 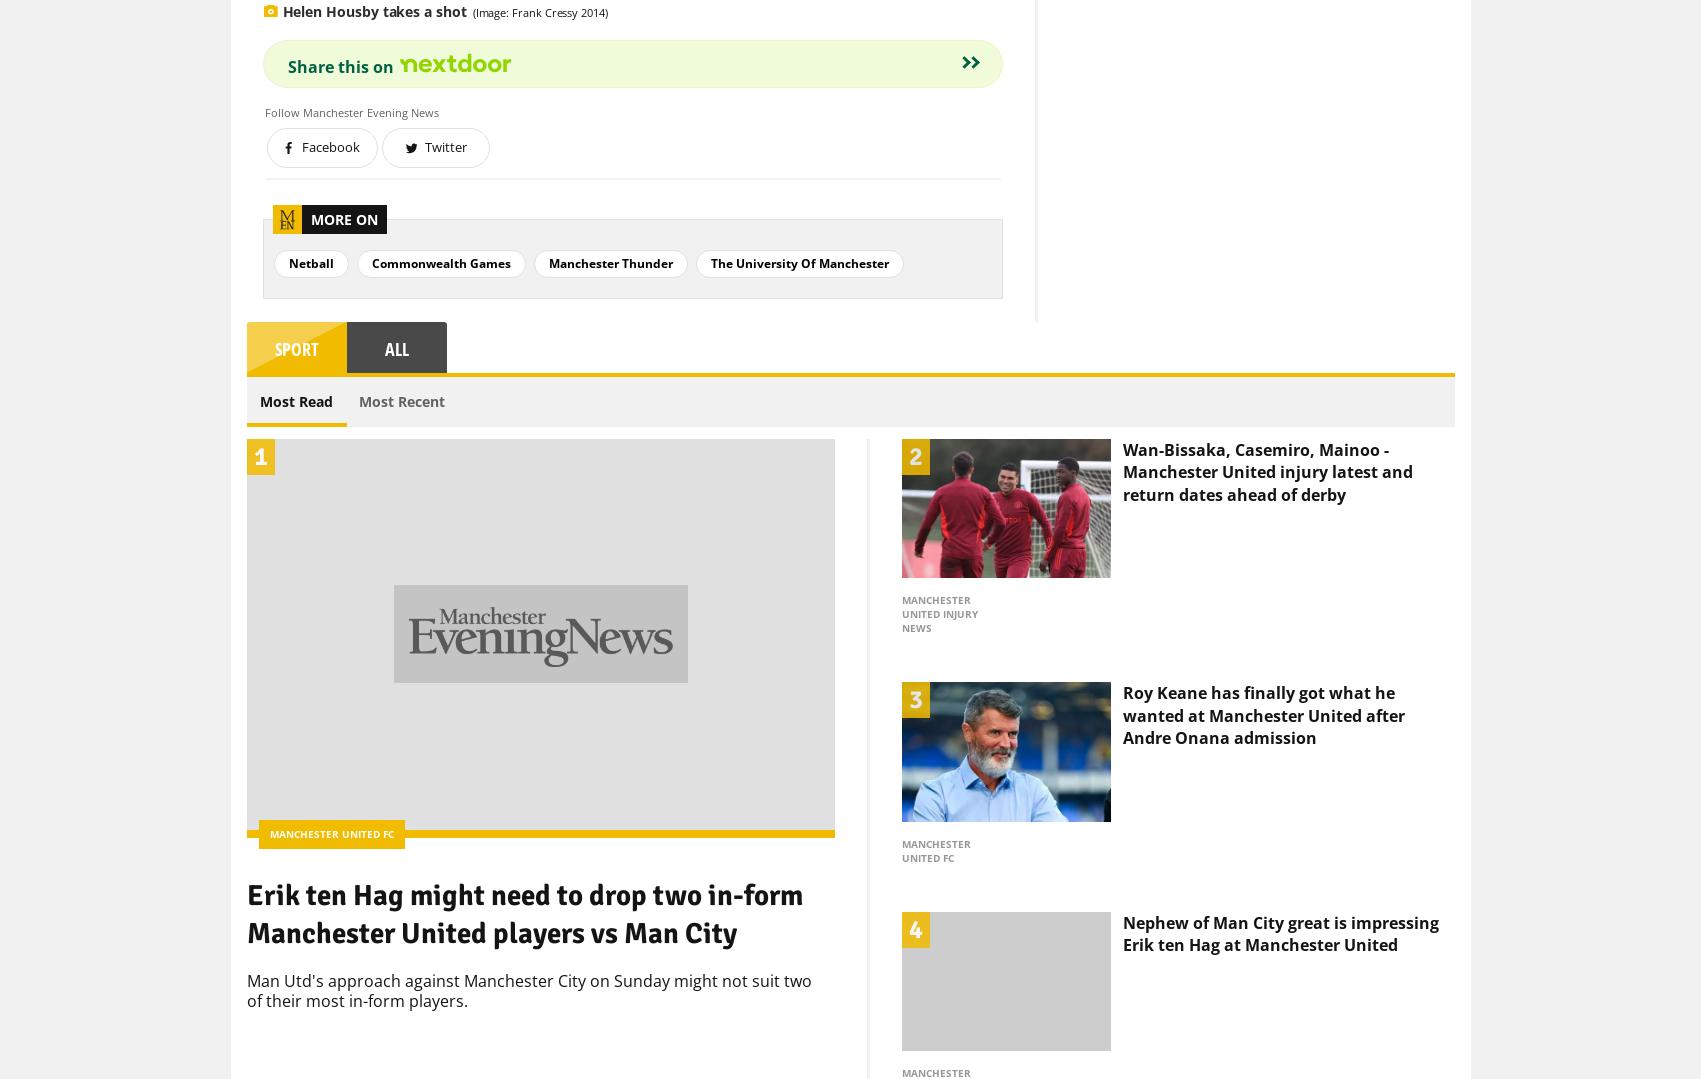 I want to click on 'Manchester Thunder', so click(x=548, y=228).